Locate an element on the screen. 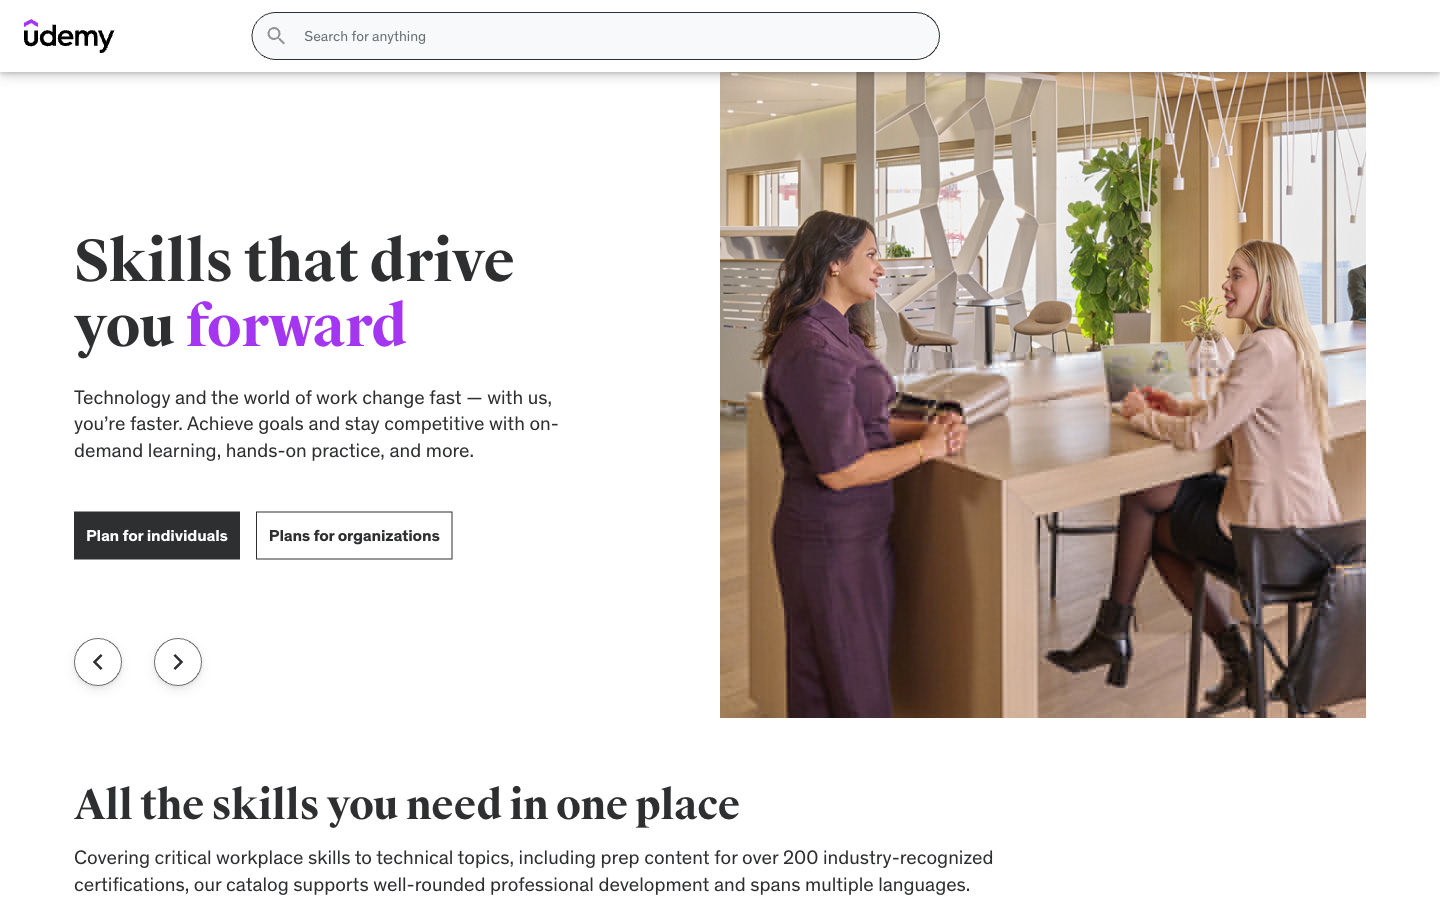 The width and height of the screenshot is (1440, 900). Validate the price range for children"s shoes is located at coordinates (243, 620).